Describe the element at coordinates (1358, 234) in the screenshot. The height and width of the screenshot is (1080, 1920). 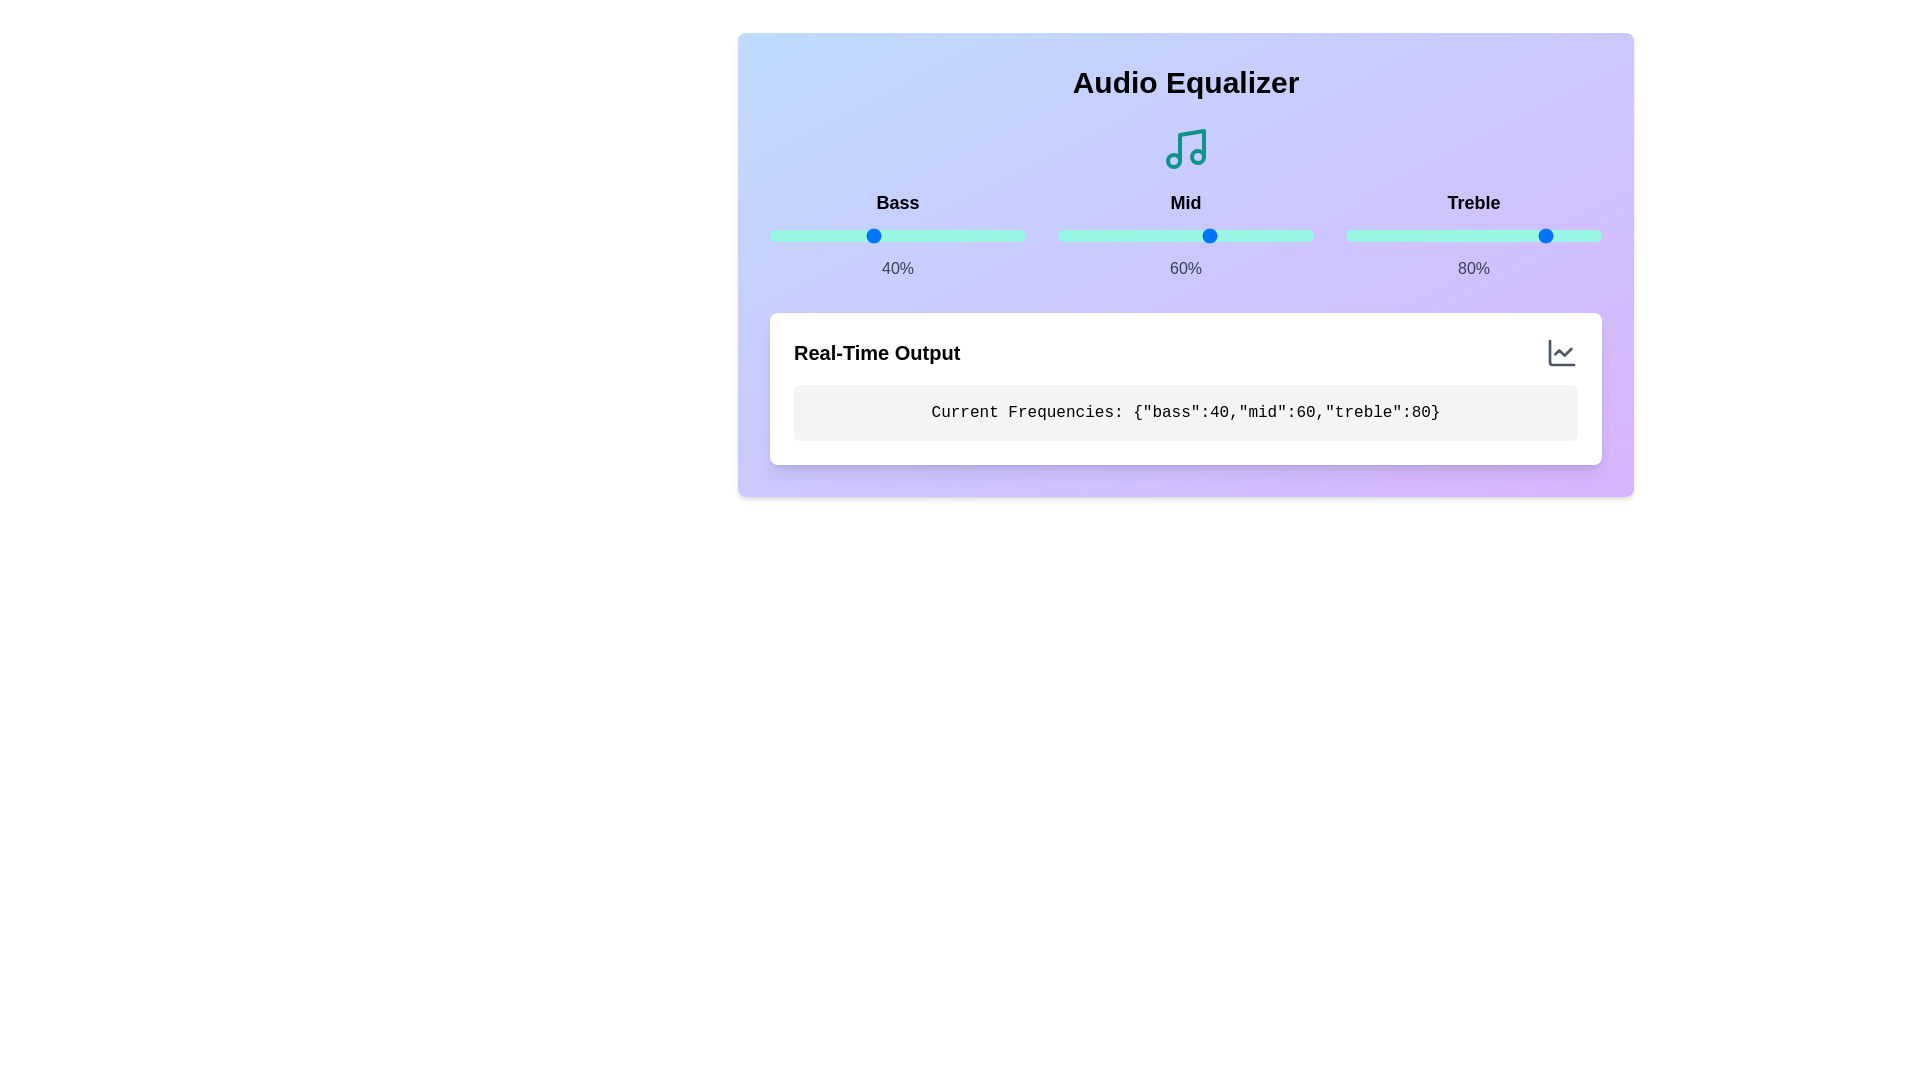
I see `the 'Treble' slider` at that location.